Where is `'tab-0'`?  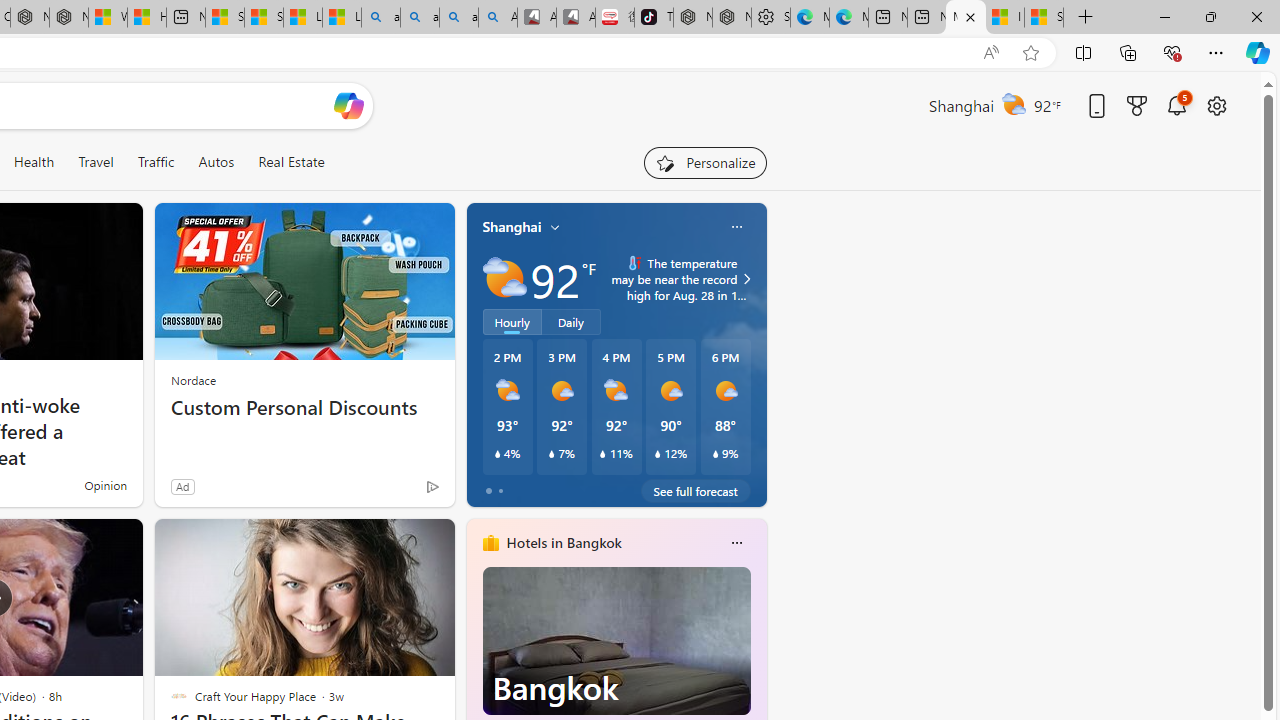 'tab-0' is located at coordinates (488, 491).